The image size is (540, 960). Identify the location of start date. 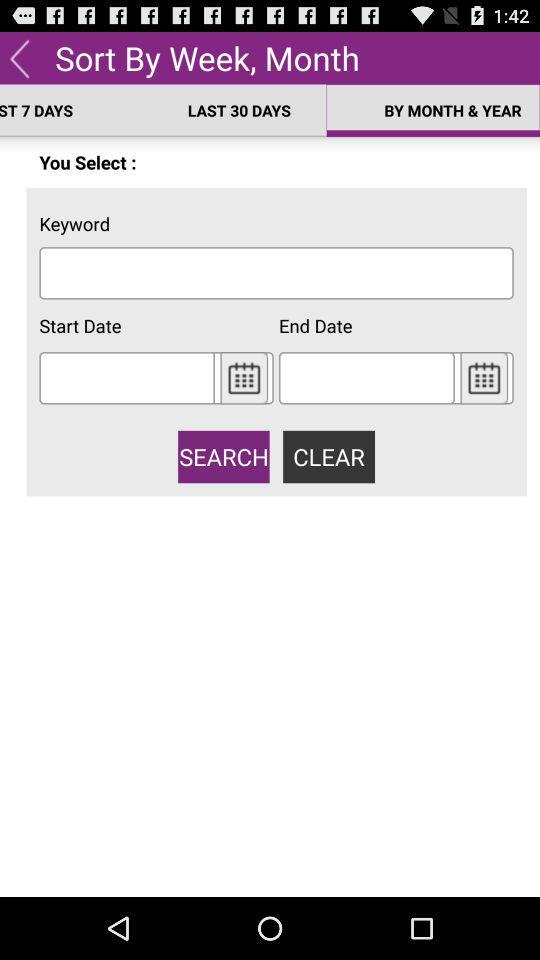
(127, 376).